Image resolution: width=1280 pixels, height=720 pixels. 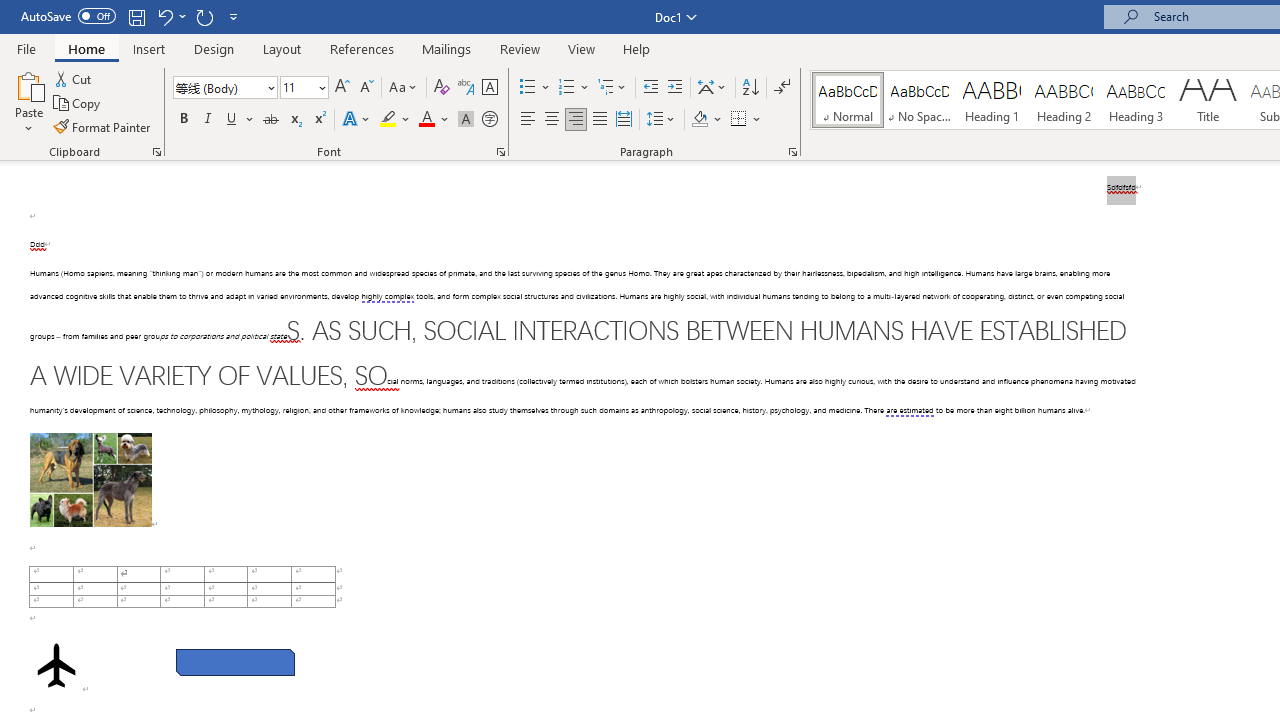 What do you see at coordinates (342, 86) in the screenshot?
I see `'Grow Font'` at bounding box center [342, 86].